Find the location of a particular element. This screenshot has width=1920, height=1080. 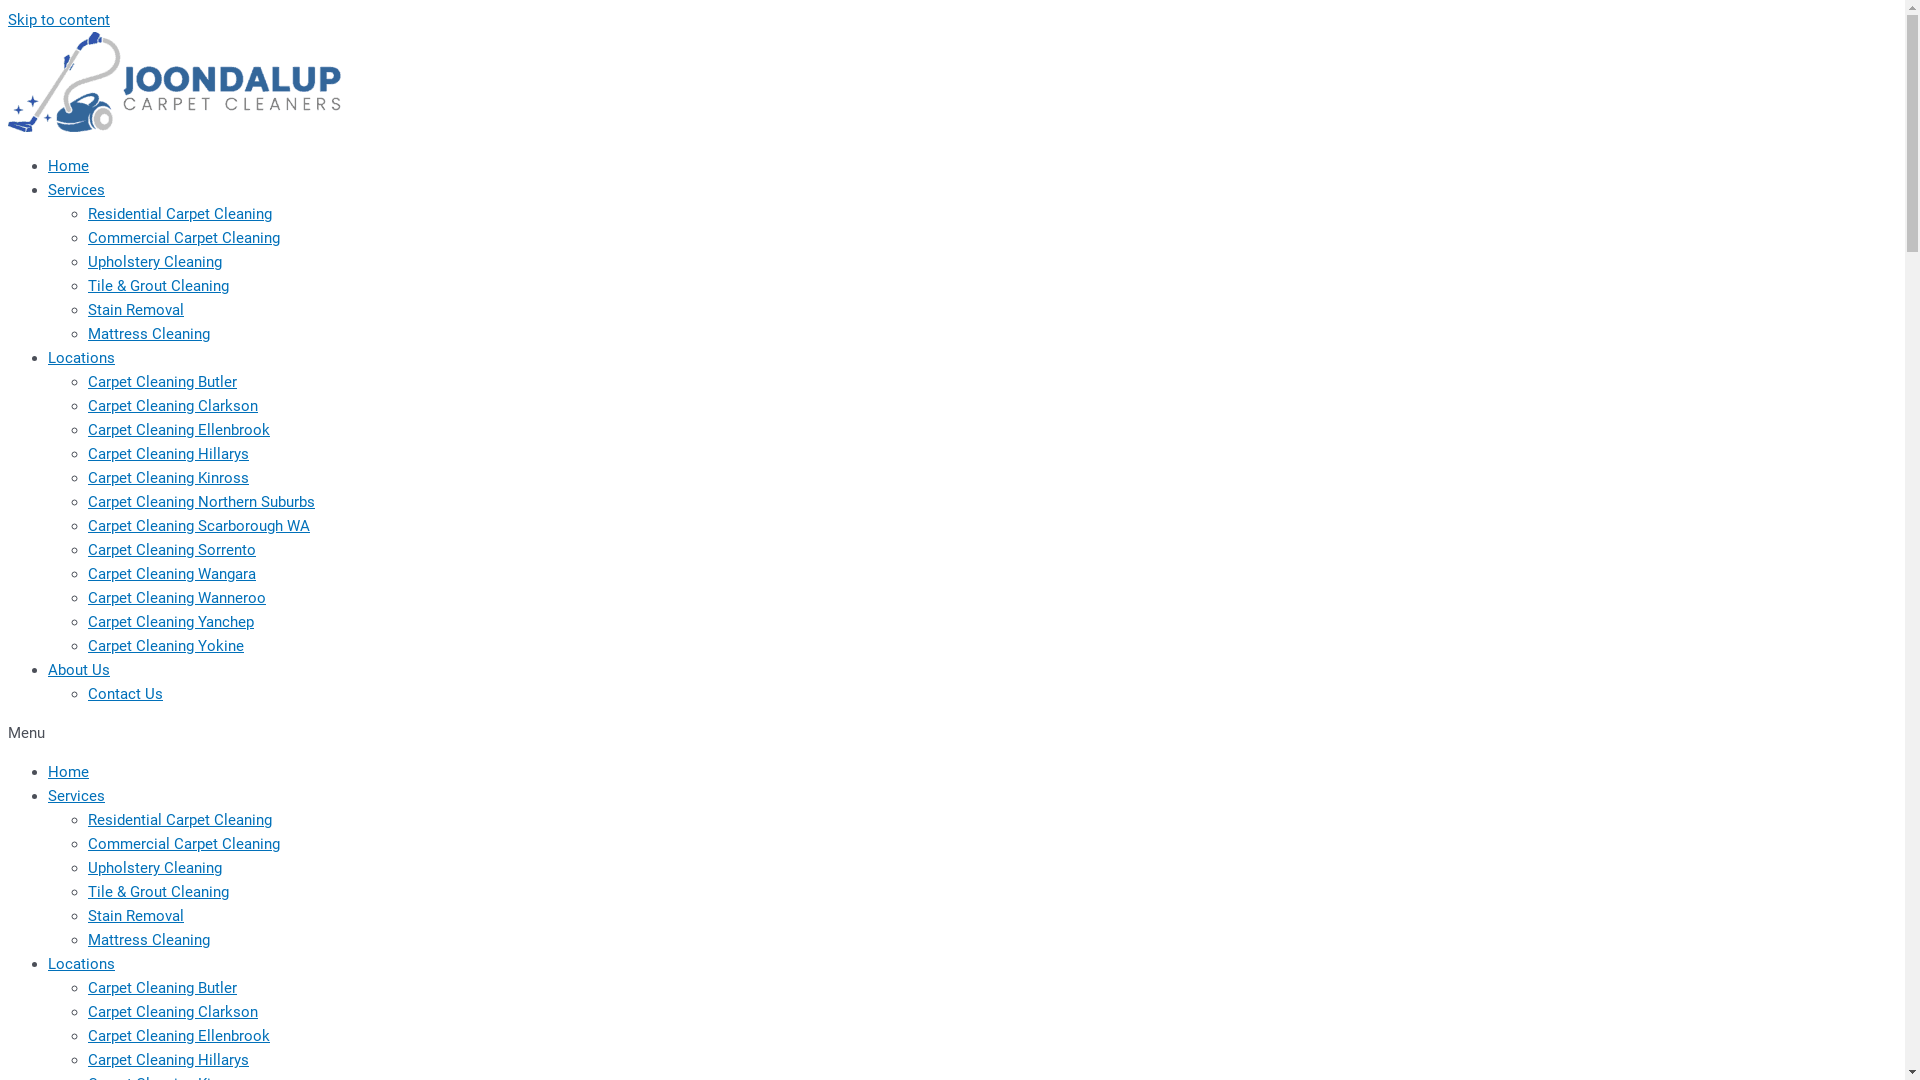

'Carpet Cleaning Scarborough WA' is located at coordinates (86, 524).